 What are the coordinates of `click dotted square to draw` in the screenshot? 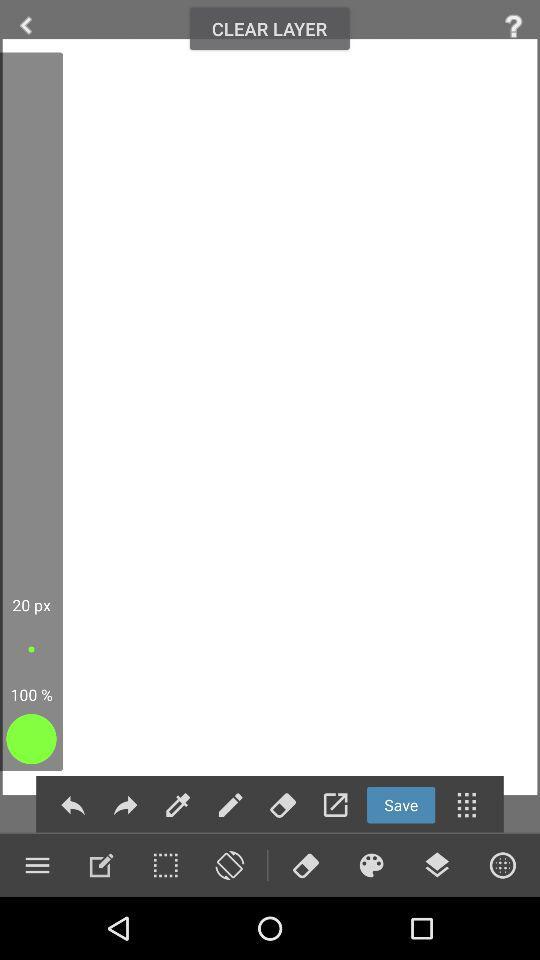 It's located at (164, 864).